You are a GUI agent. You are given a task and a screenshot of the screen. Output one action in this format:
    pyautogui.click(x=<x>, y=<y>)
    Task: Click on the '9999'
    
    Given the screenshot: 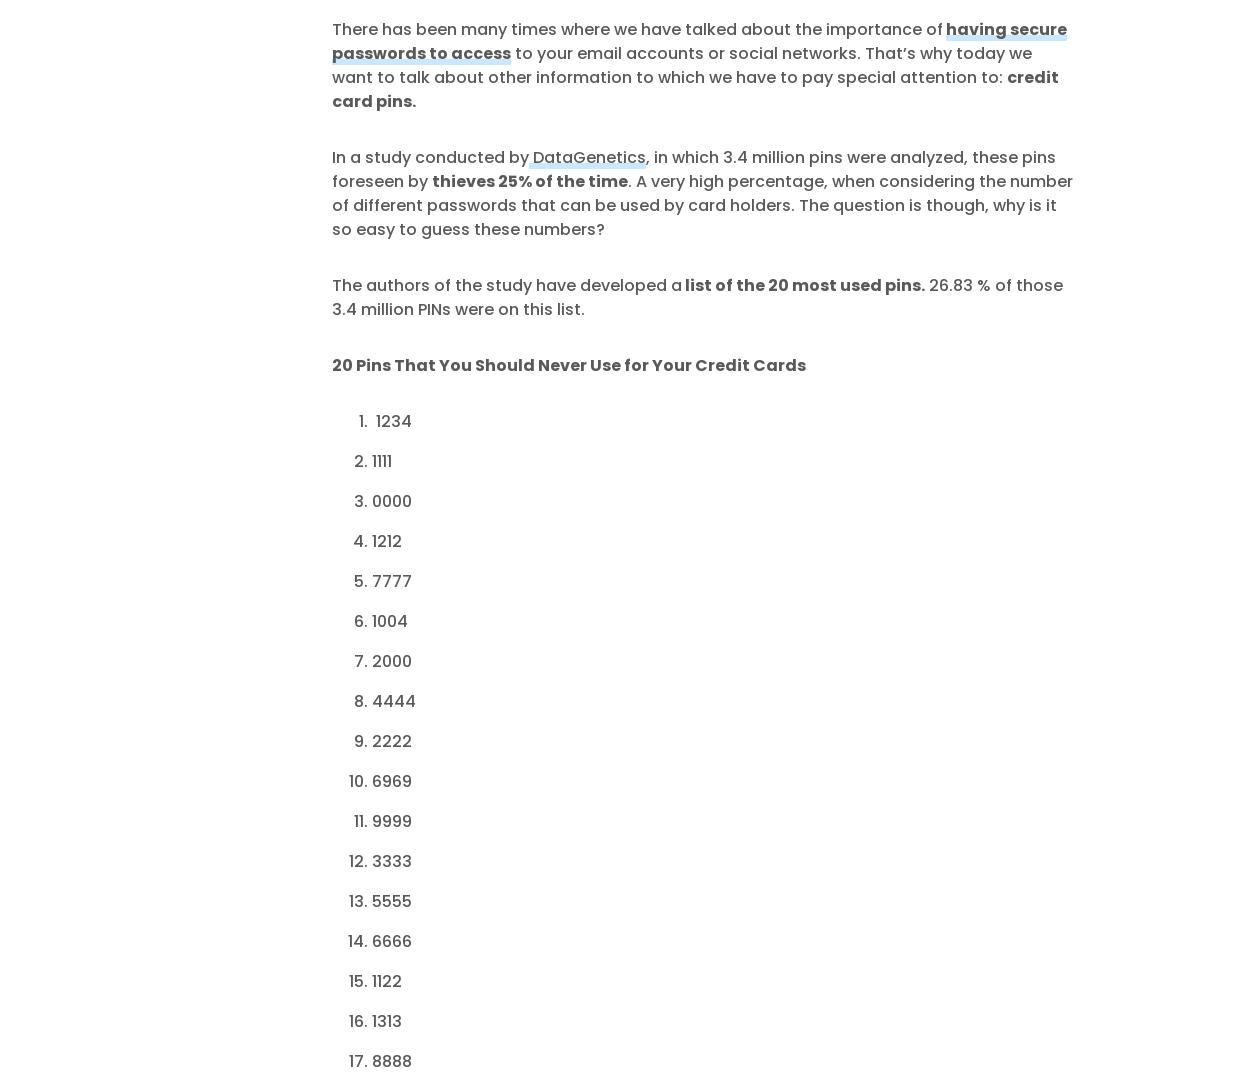 What is the action you would take?
    pyautogui.click(x=391, y=820)
    